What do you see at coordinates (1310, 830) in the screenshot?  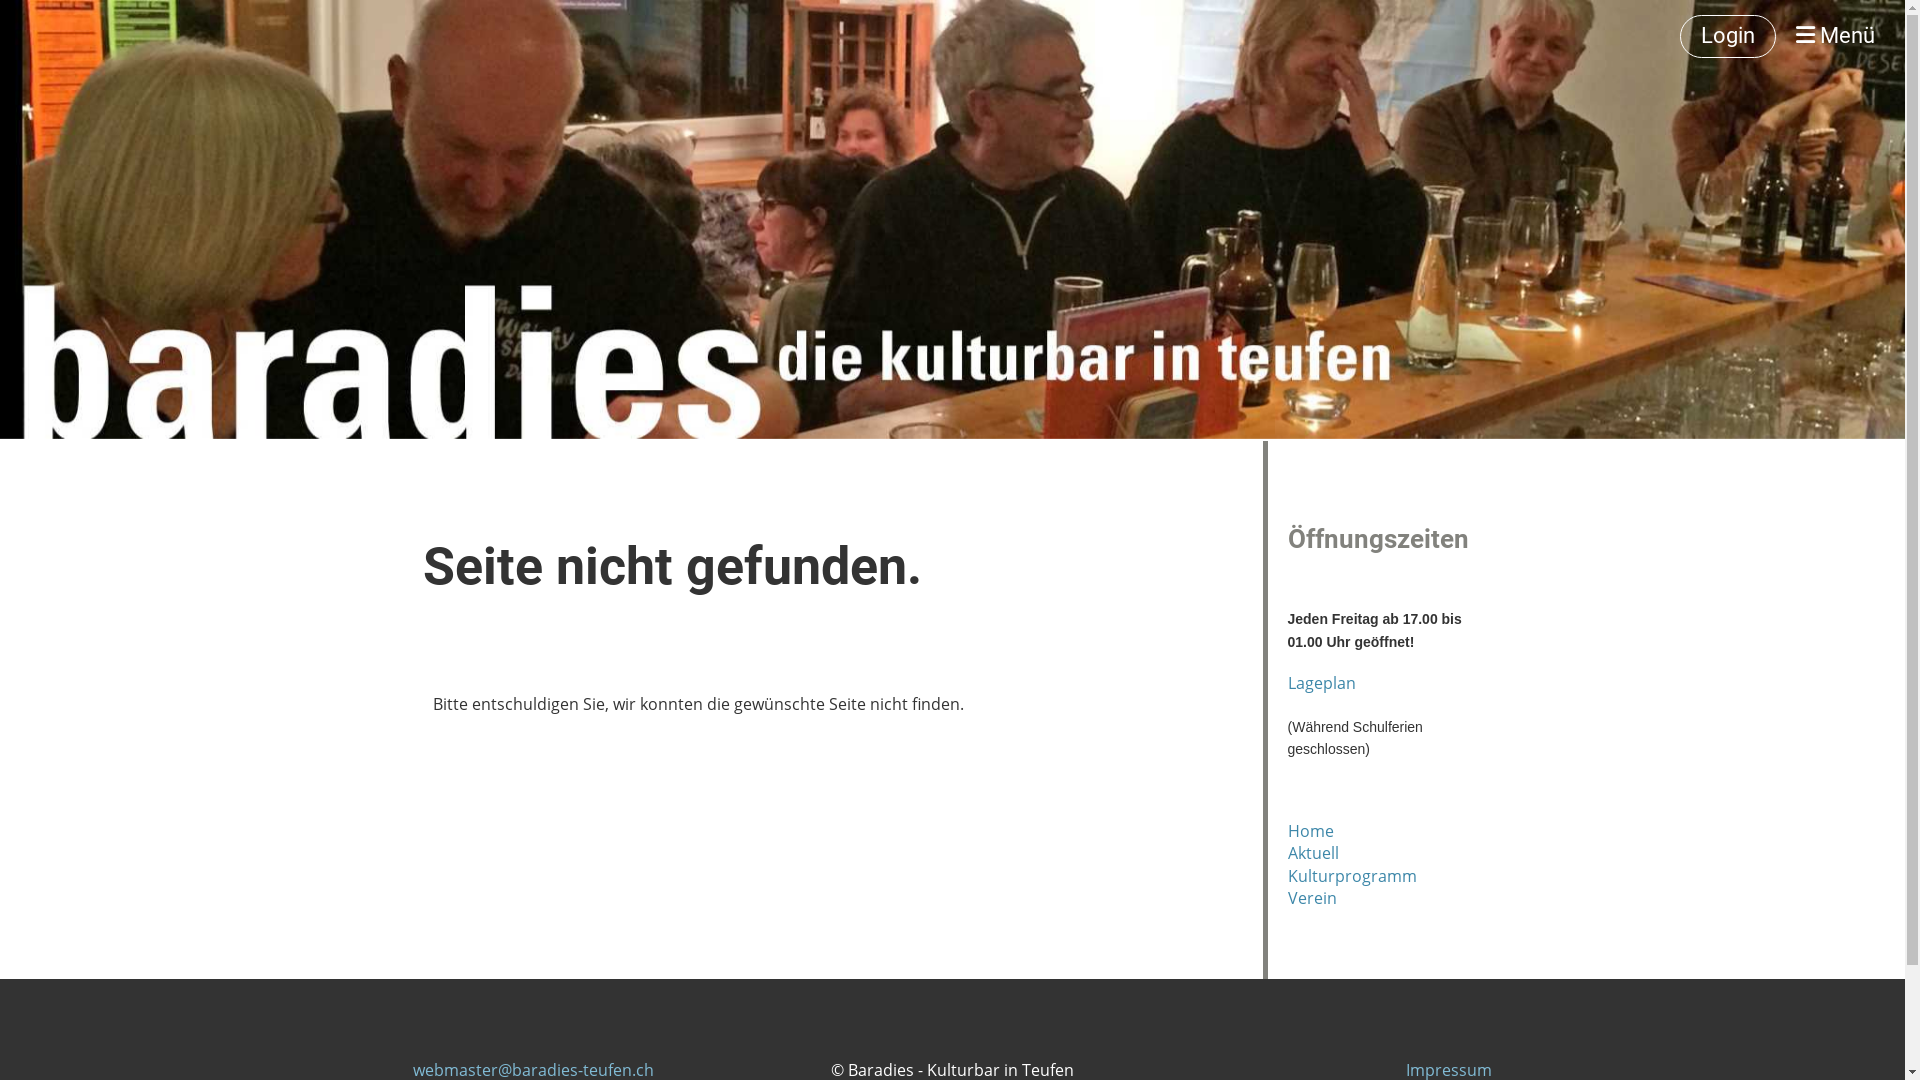 I see `'Home'` at bounding box center [1310, 830].